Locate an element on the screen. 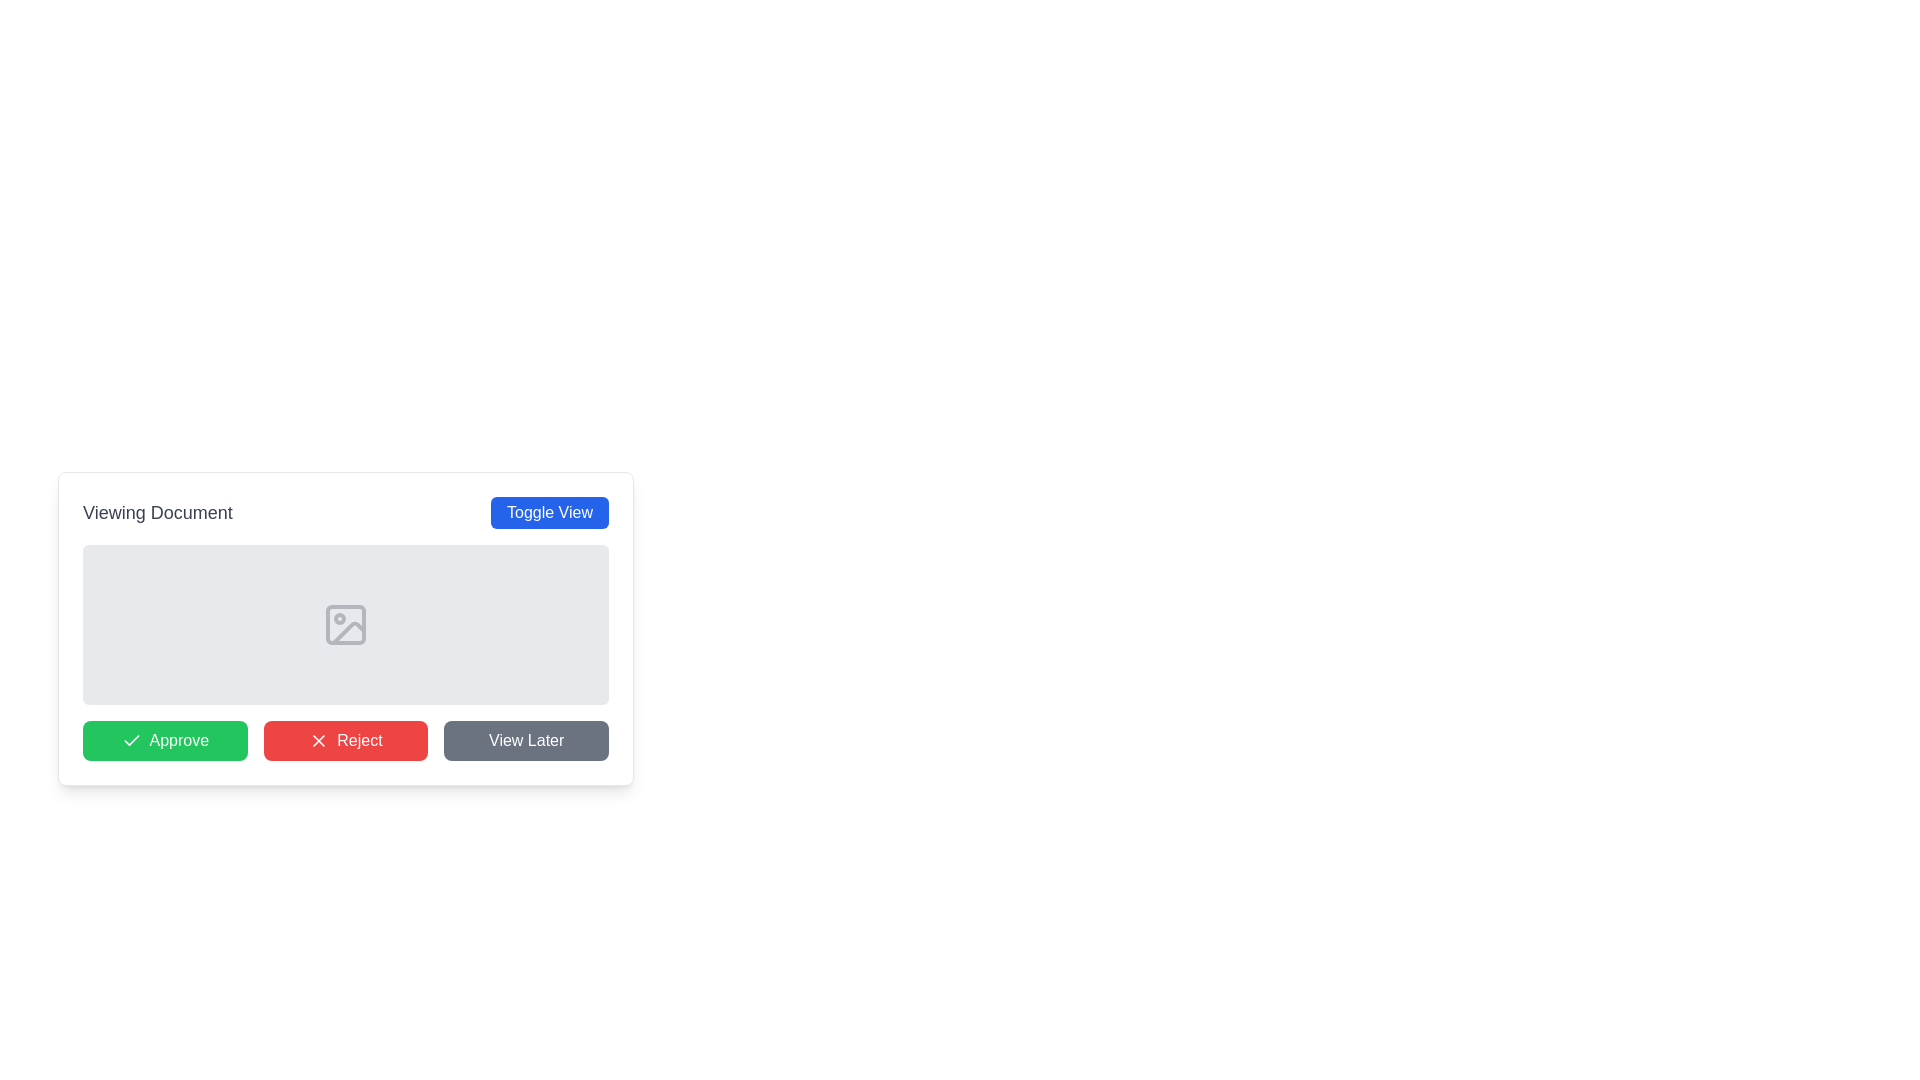  the close/dismiss icon, which is a small, cross-shaped graphical icon located towards the top-right region of the interface is located at coordinates (318, 740).